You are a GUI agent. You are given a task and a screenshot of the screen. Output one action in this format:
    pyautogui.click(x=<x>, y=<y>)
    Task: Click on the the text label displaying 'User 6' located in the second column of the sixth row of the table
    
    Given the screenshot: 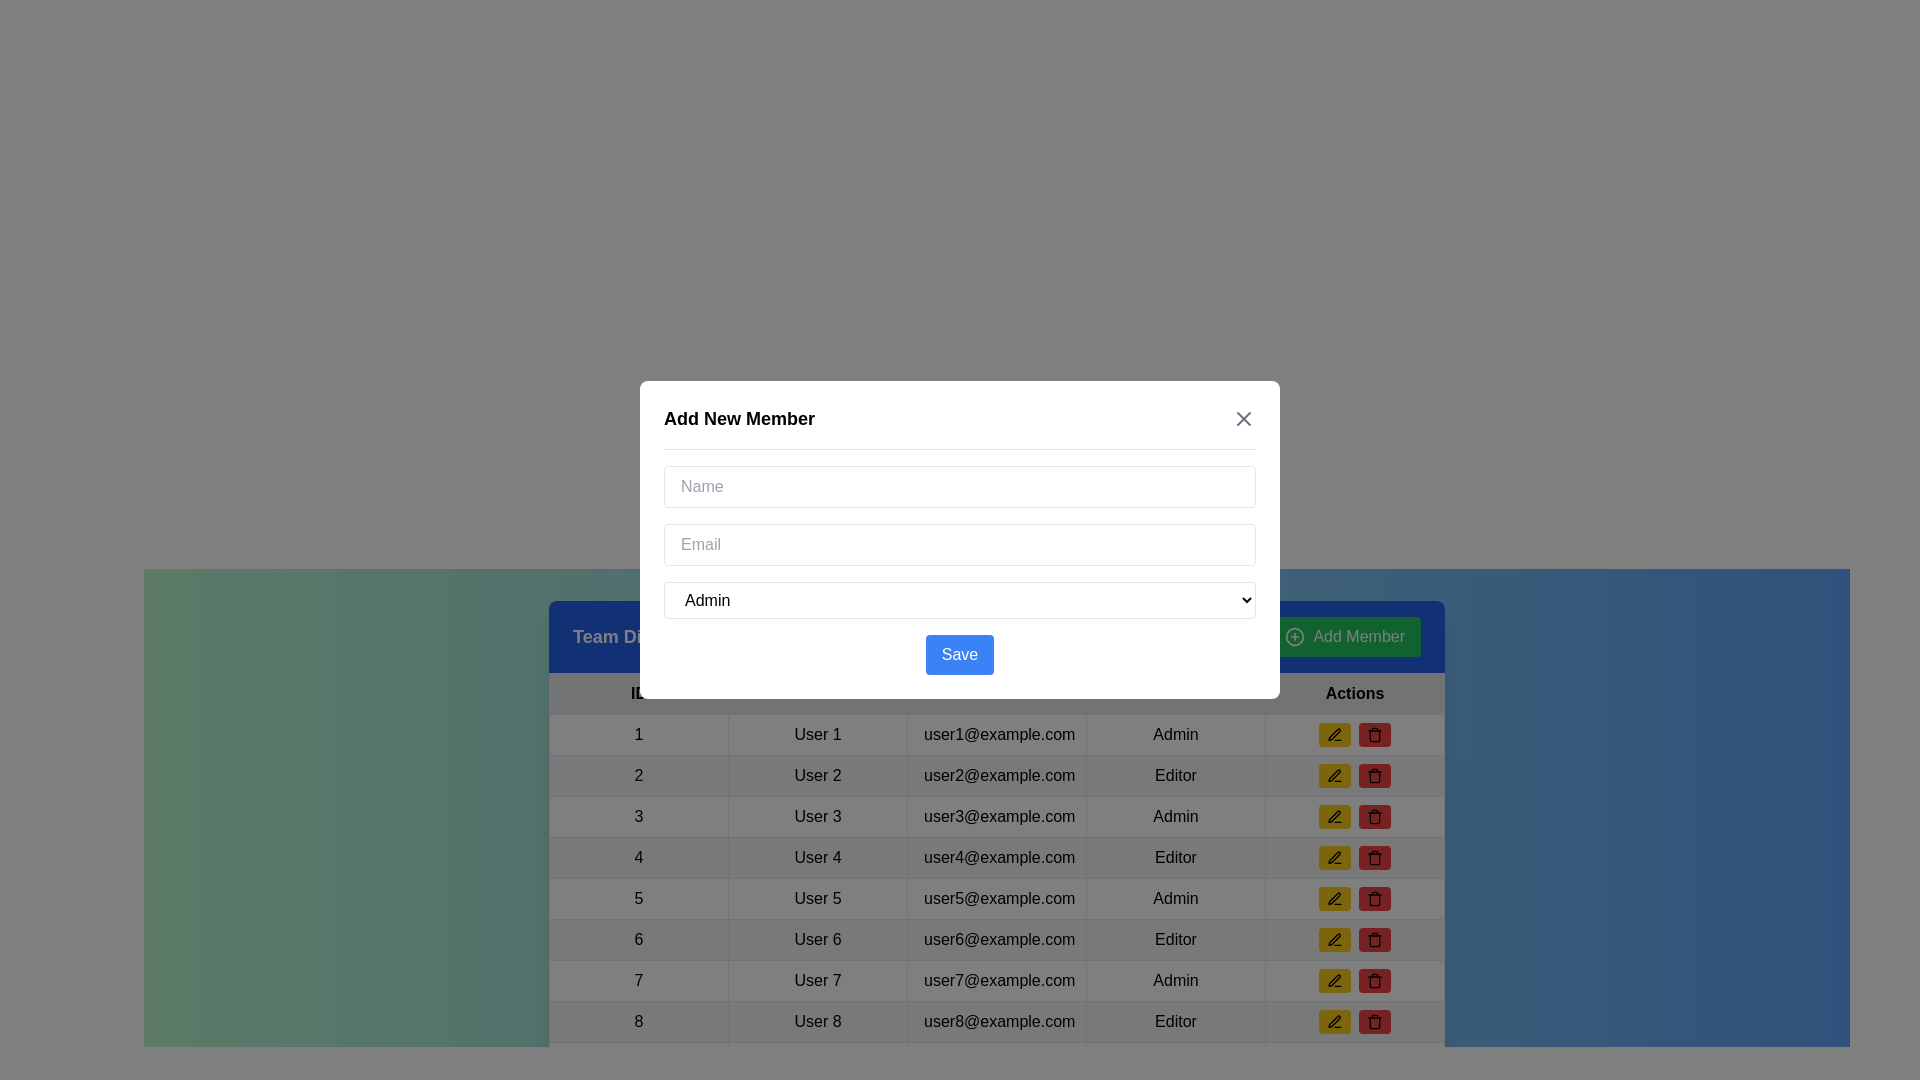 What is the action you would take?
    pyautogui.click(x=817, y=940)
    